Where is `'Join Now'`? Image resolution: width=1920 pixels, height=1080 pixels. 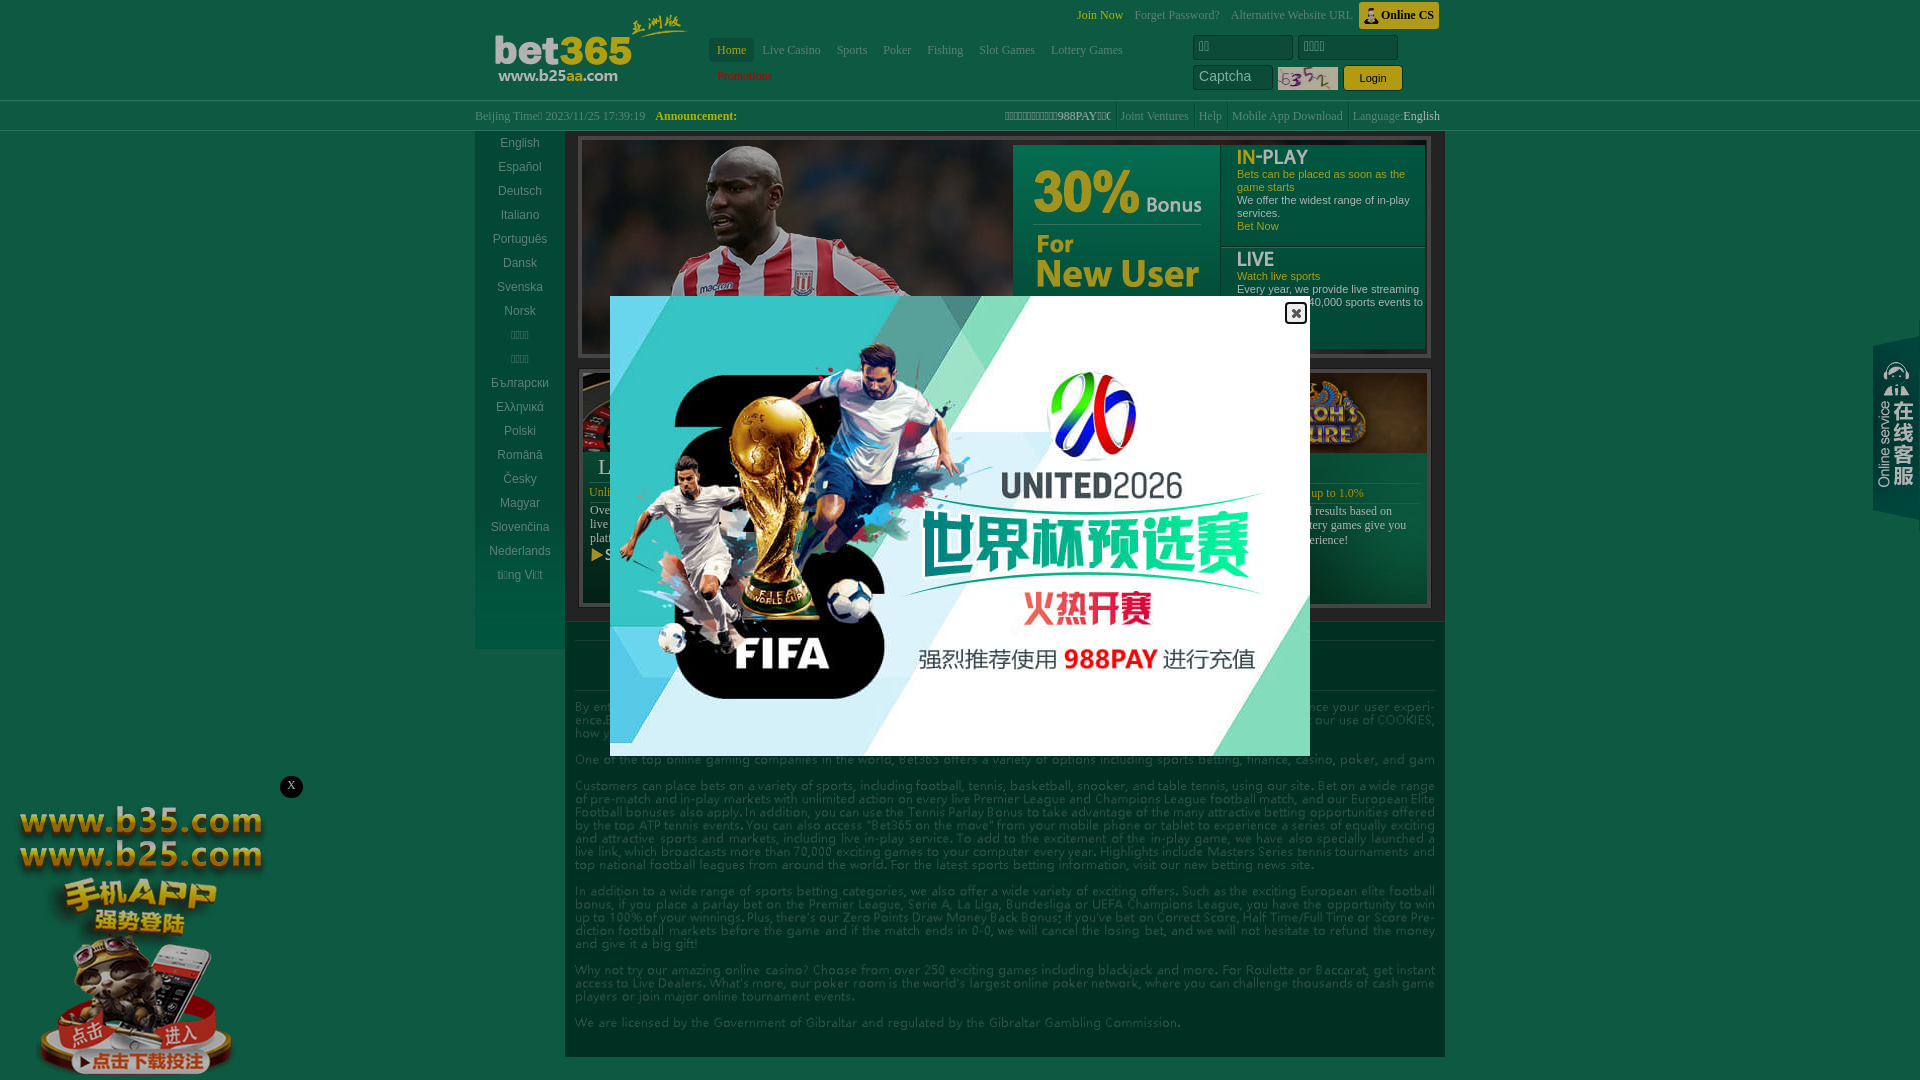 'Join Now' is located at coordinates (1098, 15).